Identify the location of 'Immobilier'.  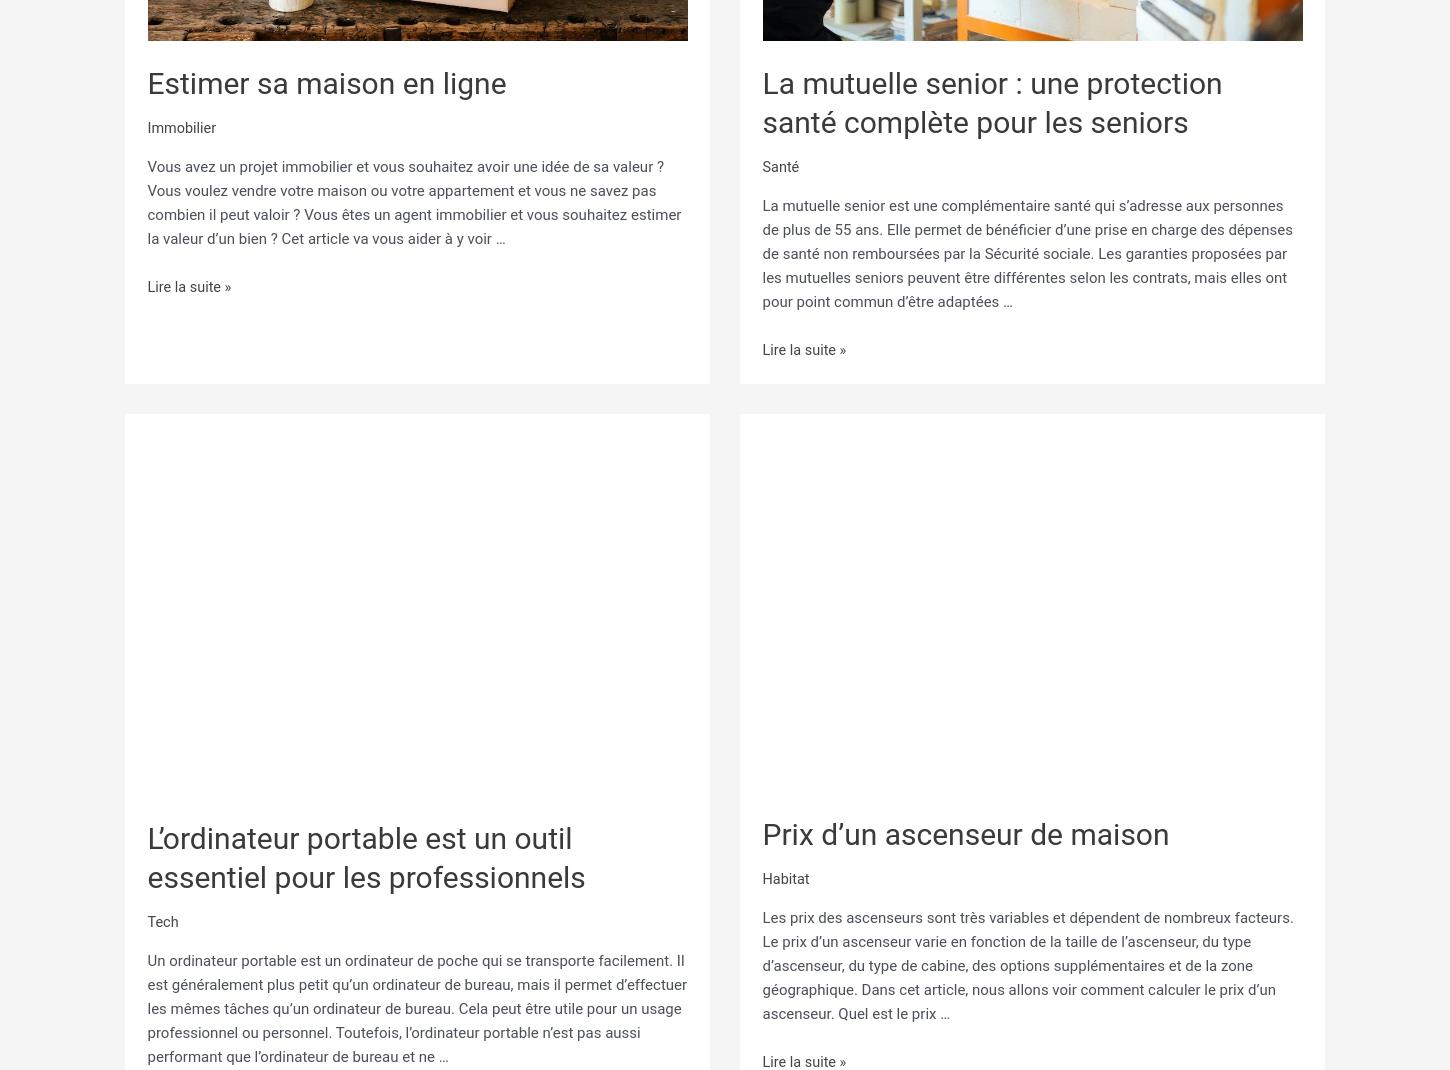
(146, 127).